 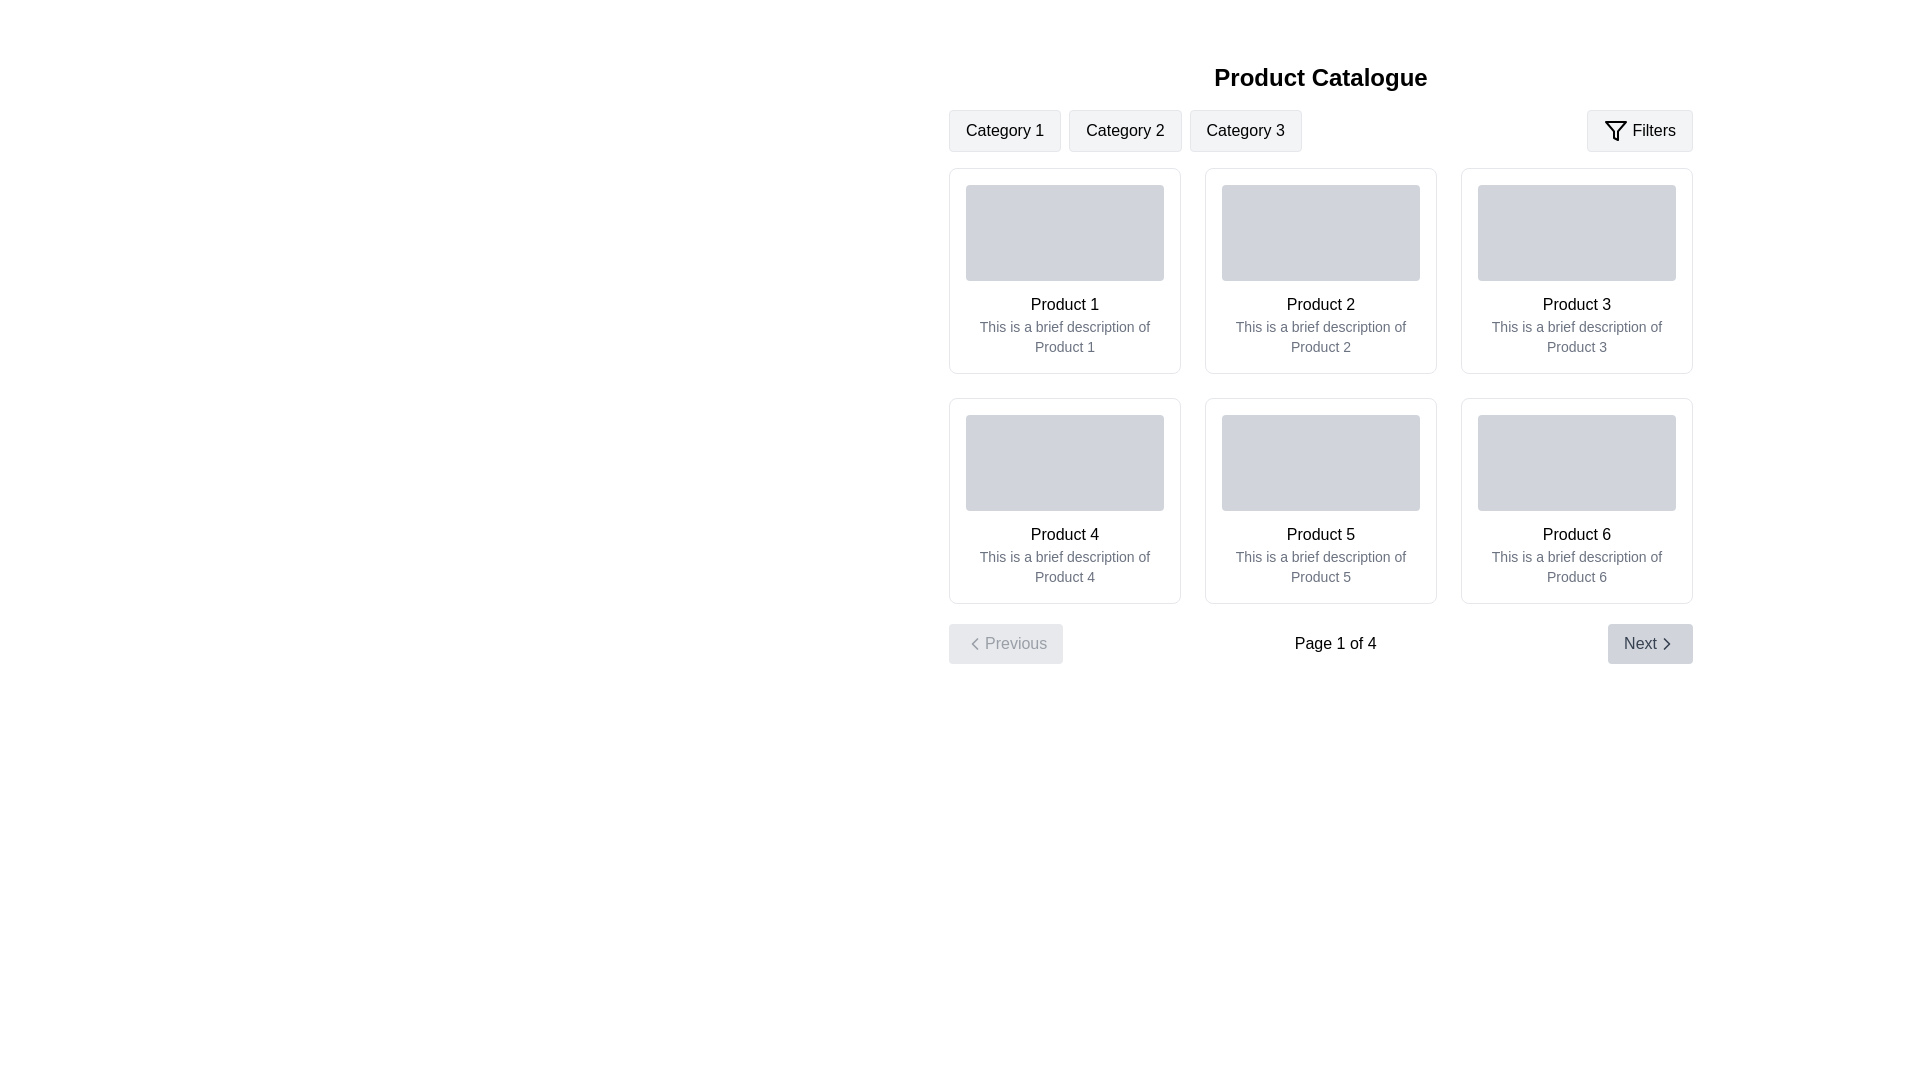 What do you see at coordinates (1576, 335) in the screenshot?
I see `text block that is gray and center-aligned, located beneath the title 'Product 3' in the third product card` at bounding box center [1576, 335].